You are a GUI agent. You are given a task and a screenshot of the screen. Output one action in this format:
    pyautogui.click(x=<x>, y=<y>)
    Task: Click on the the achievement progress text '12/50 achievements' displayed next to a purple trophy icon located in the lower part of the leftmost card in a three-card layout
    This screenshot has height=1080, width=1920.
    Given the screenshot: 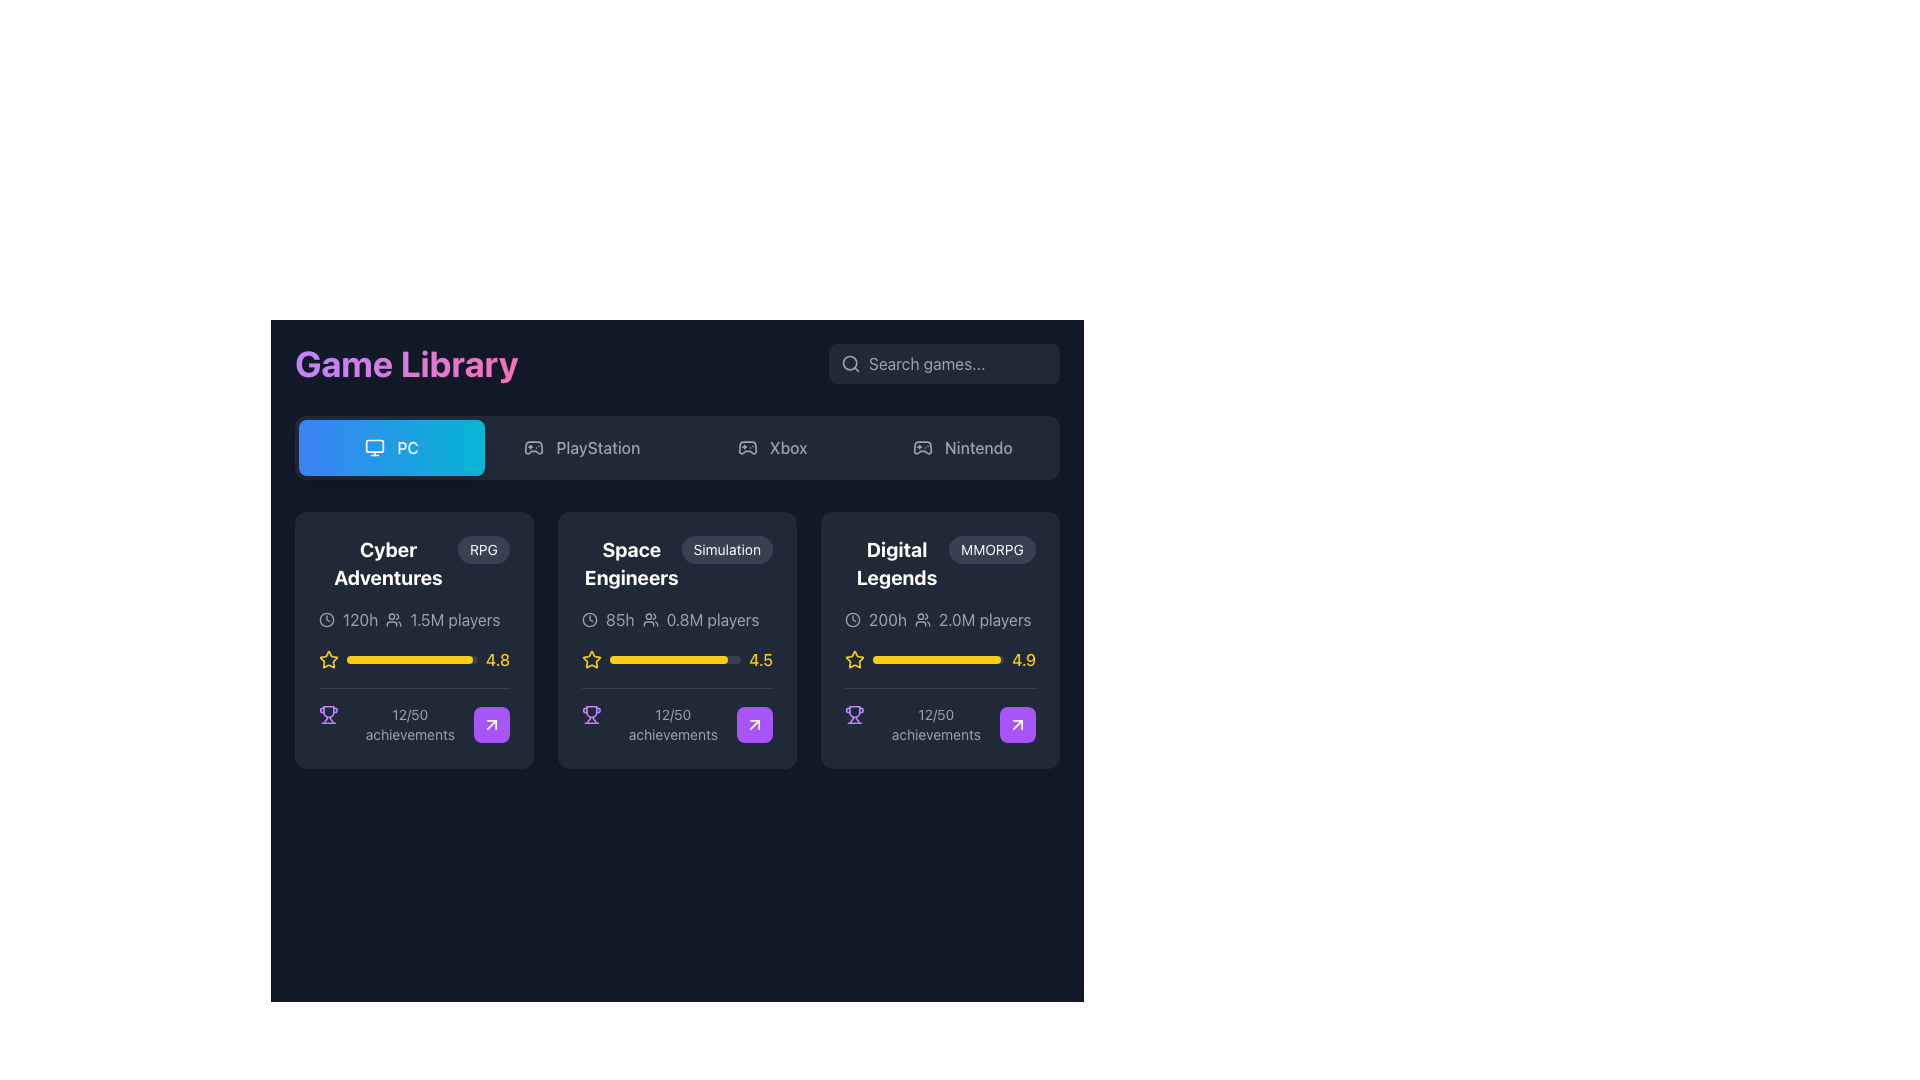 What is the action you would take?
    pyautogui.click(x=396, y=725)
    